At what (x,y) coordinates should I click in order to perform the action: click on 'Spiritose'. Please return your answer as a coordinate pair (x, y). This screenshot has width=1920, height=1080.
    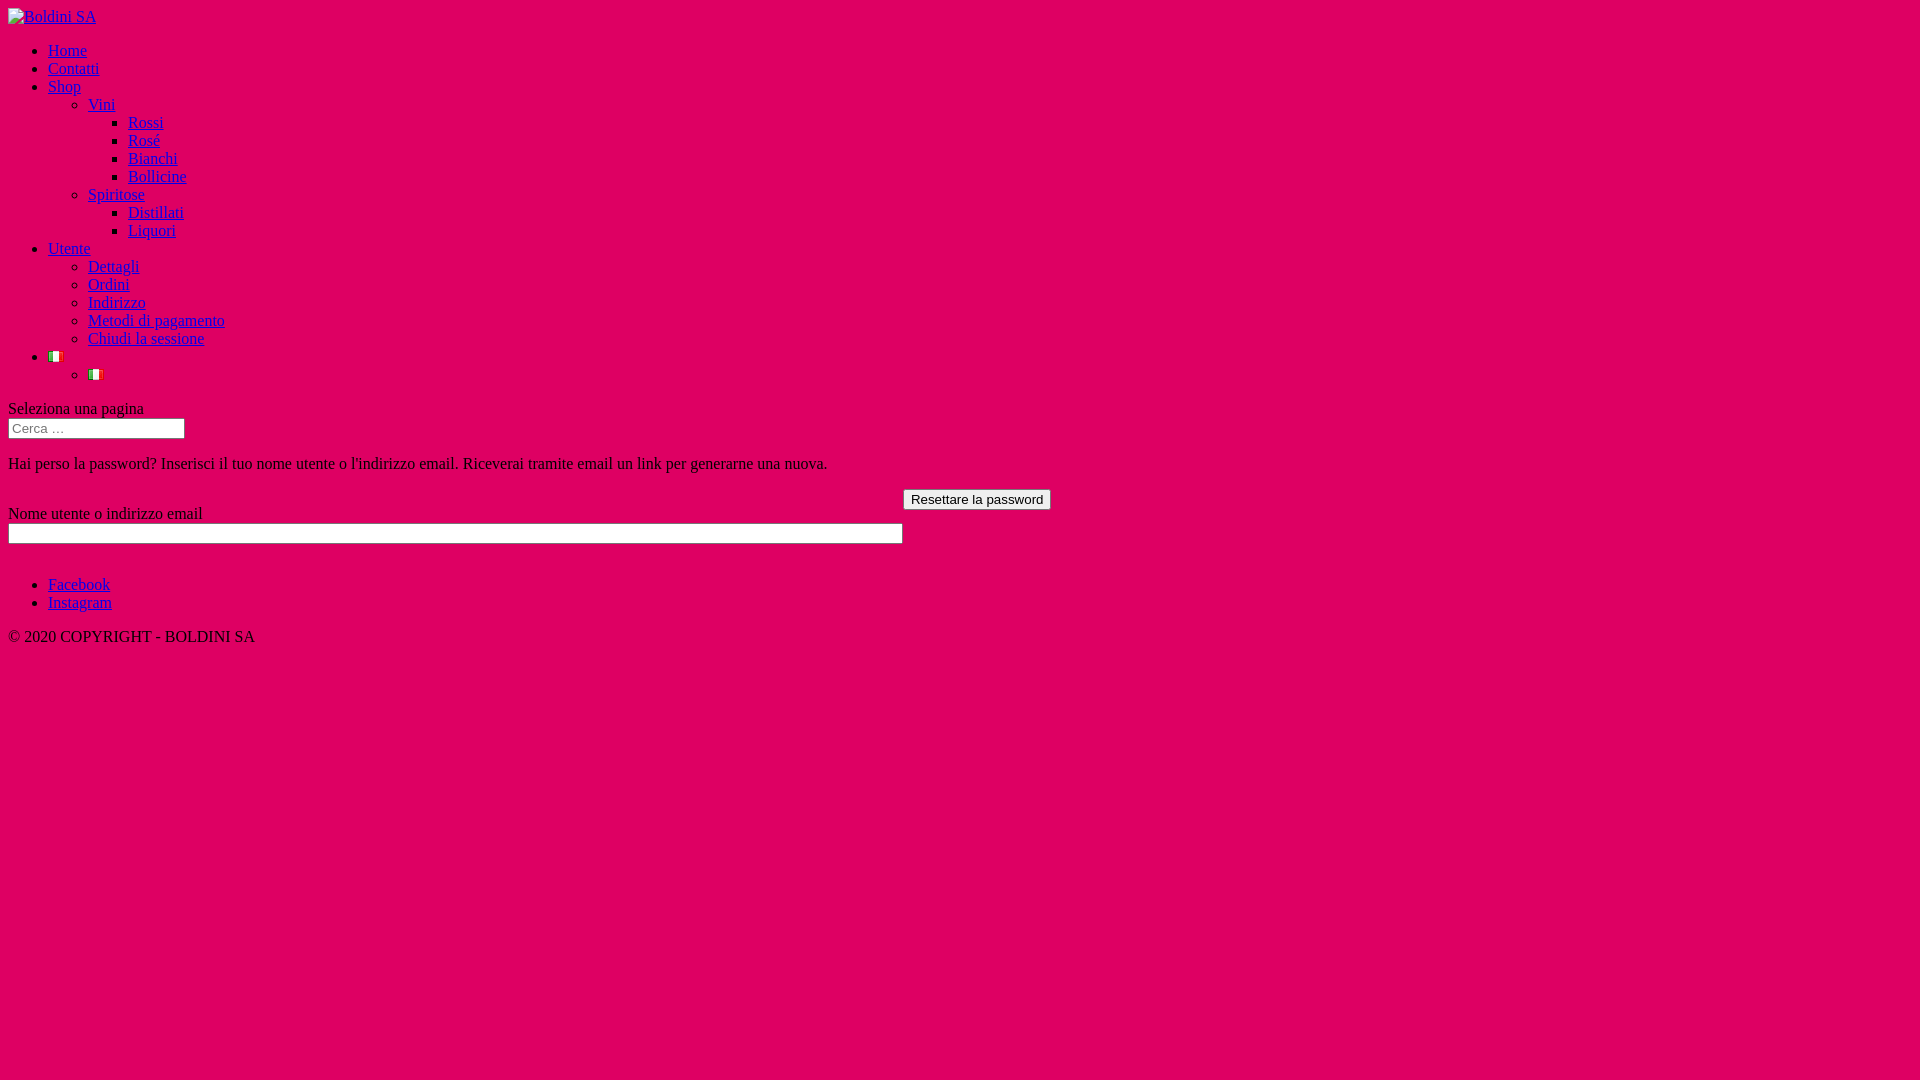
    Looking at the image, I should click on (115, 194).